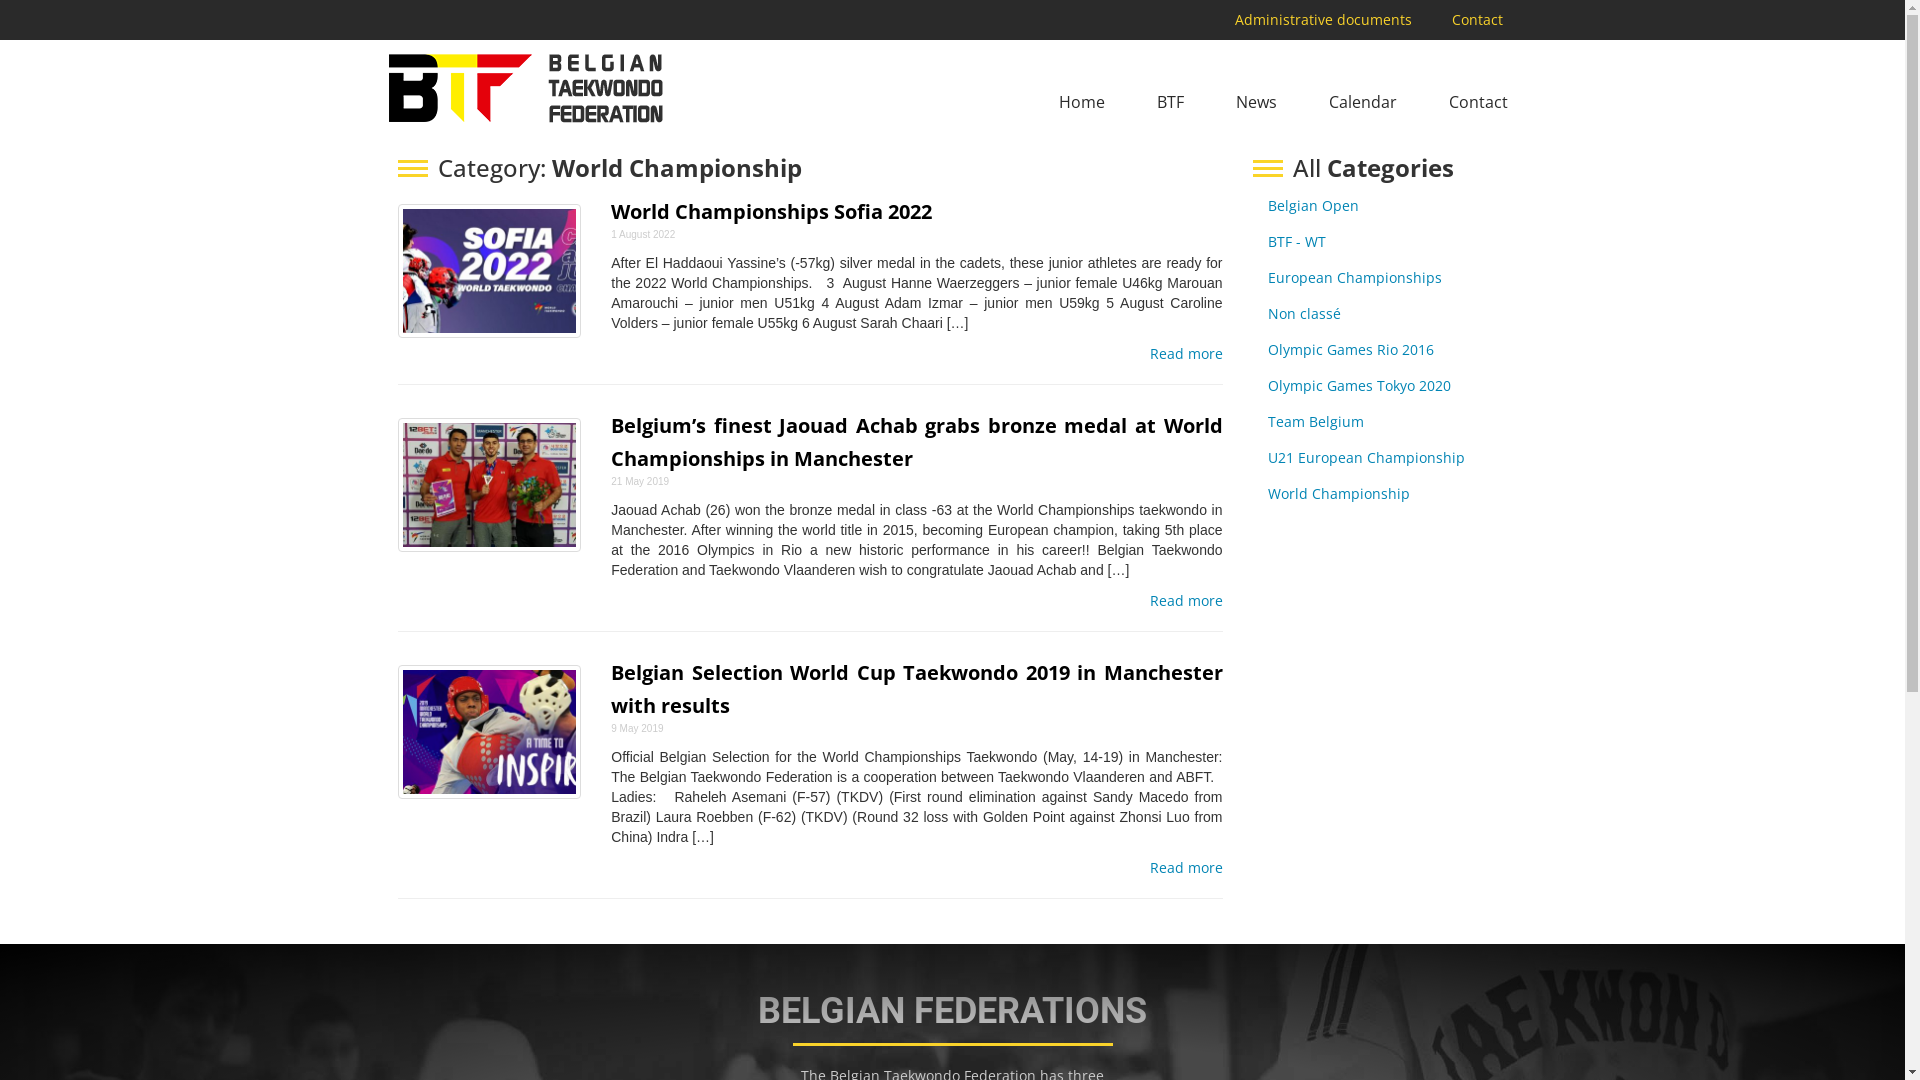 This screenshot has height=1080, width=1920. I want to click on 'Read more', so click(1186, 866).